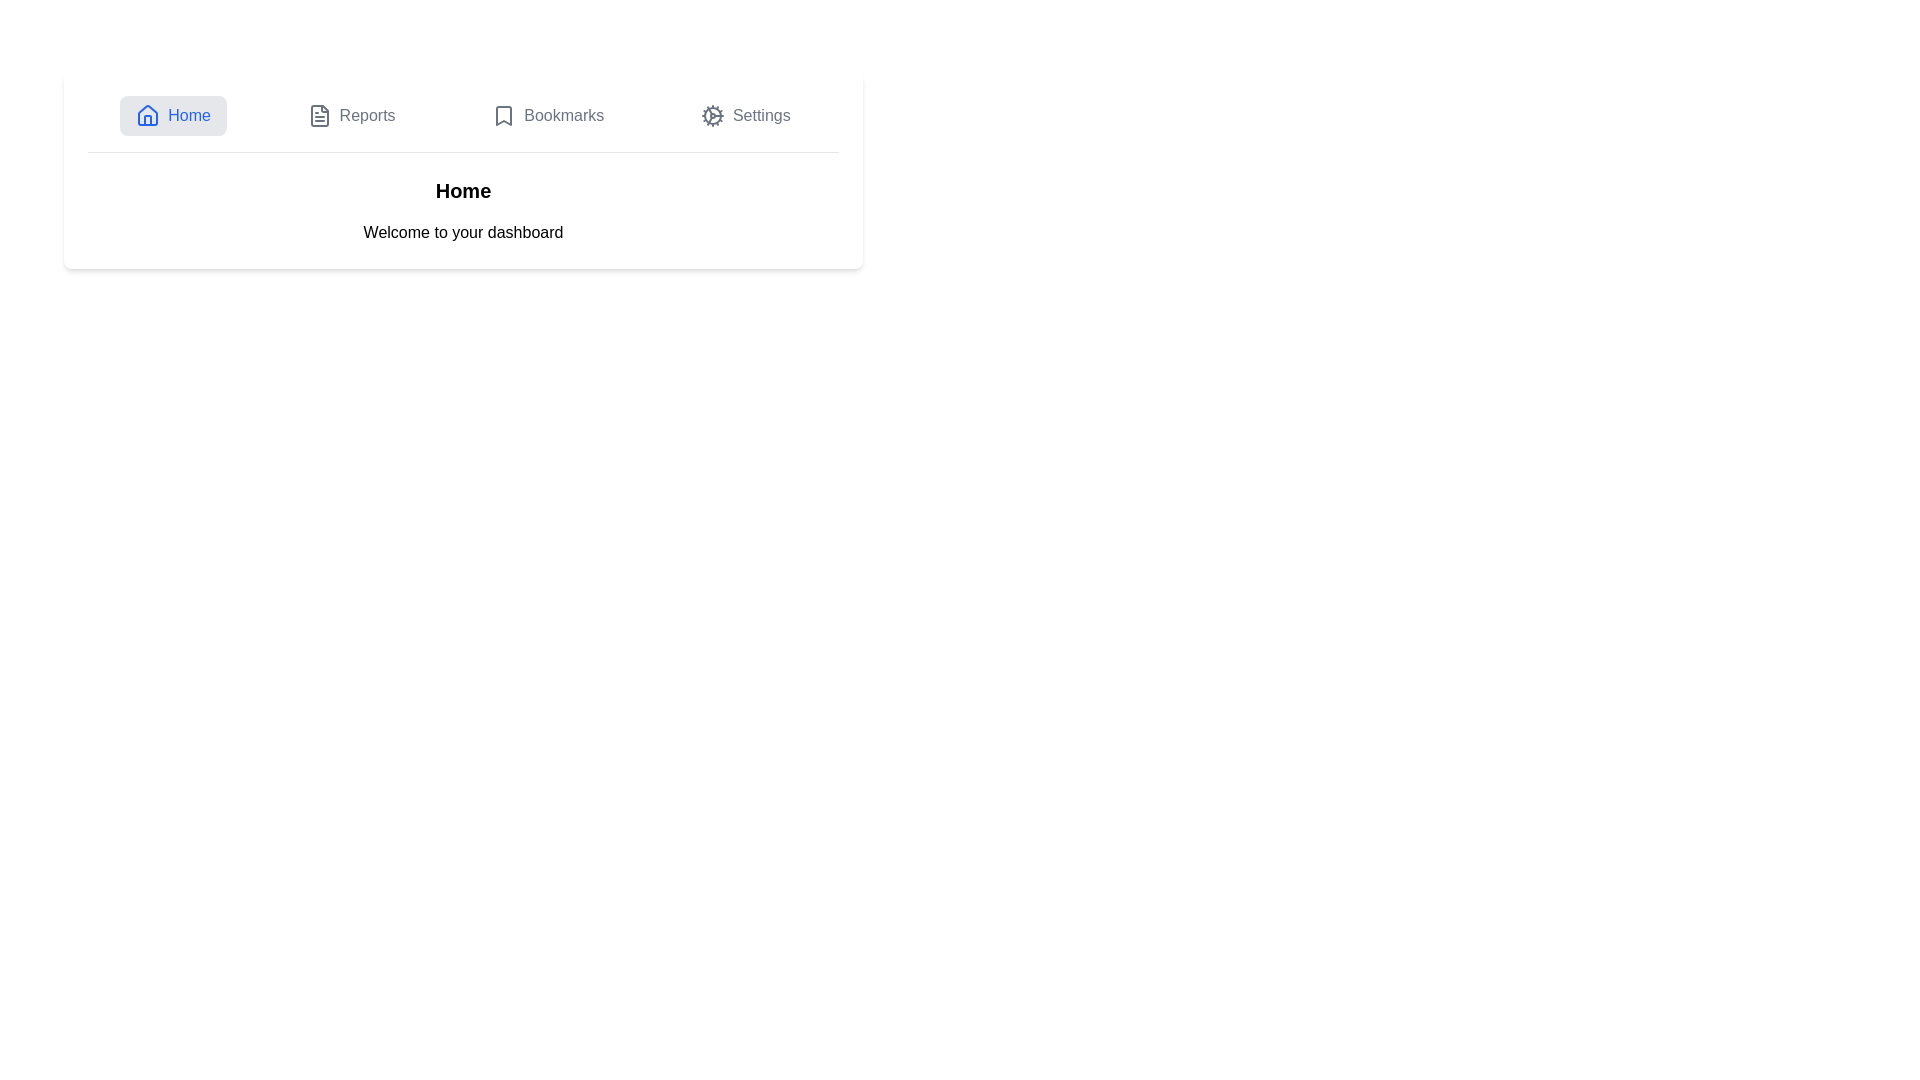 The width and height of the screenshot is (1920, 1080). I want to click on the static text display that shows 'Welcome to your dashboard', which is centrally aligned and positioned below the 'Home' text, so click(462, 231).